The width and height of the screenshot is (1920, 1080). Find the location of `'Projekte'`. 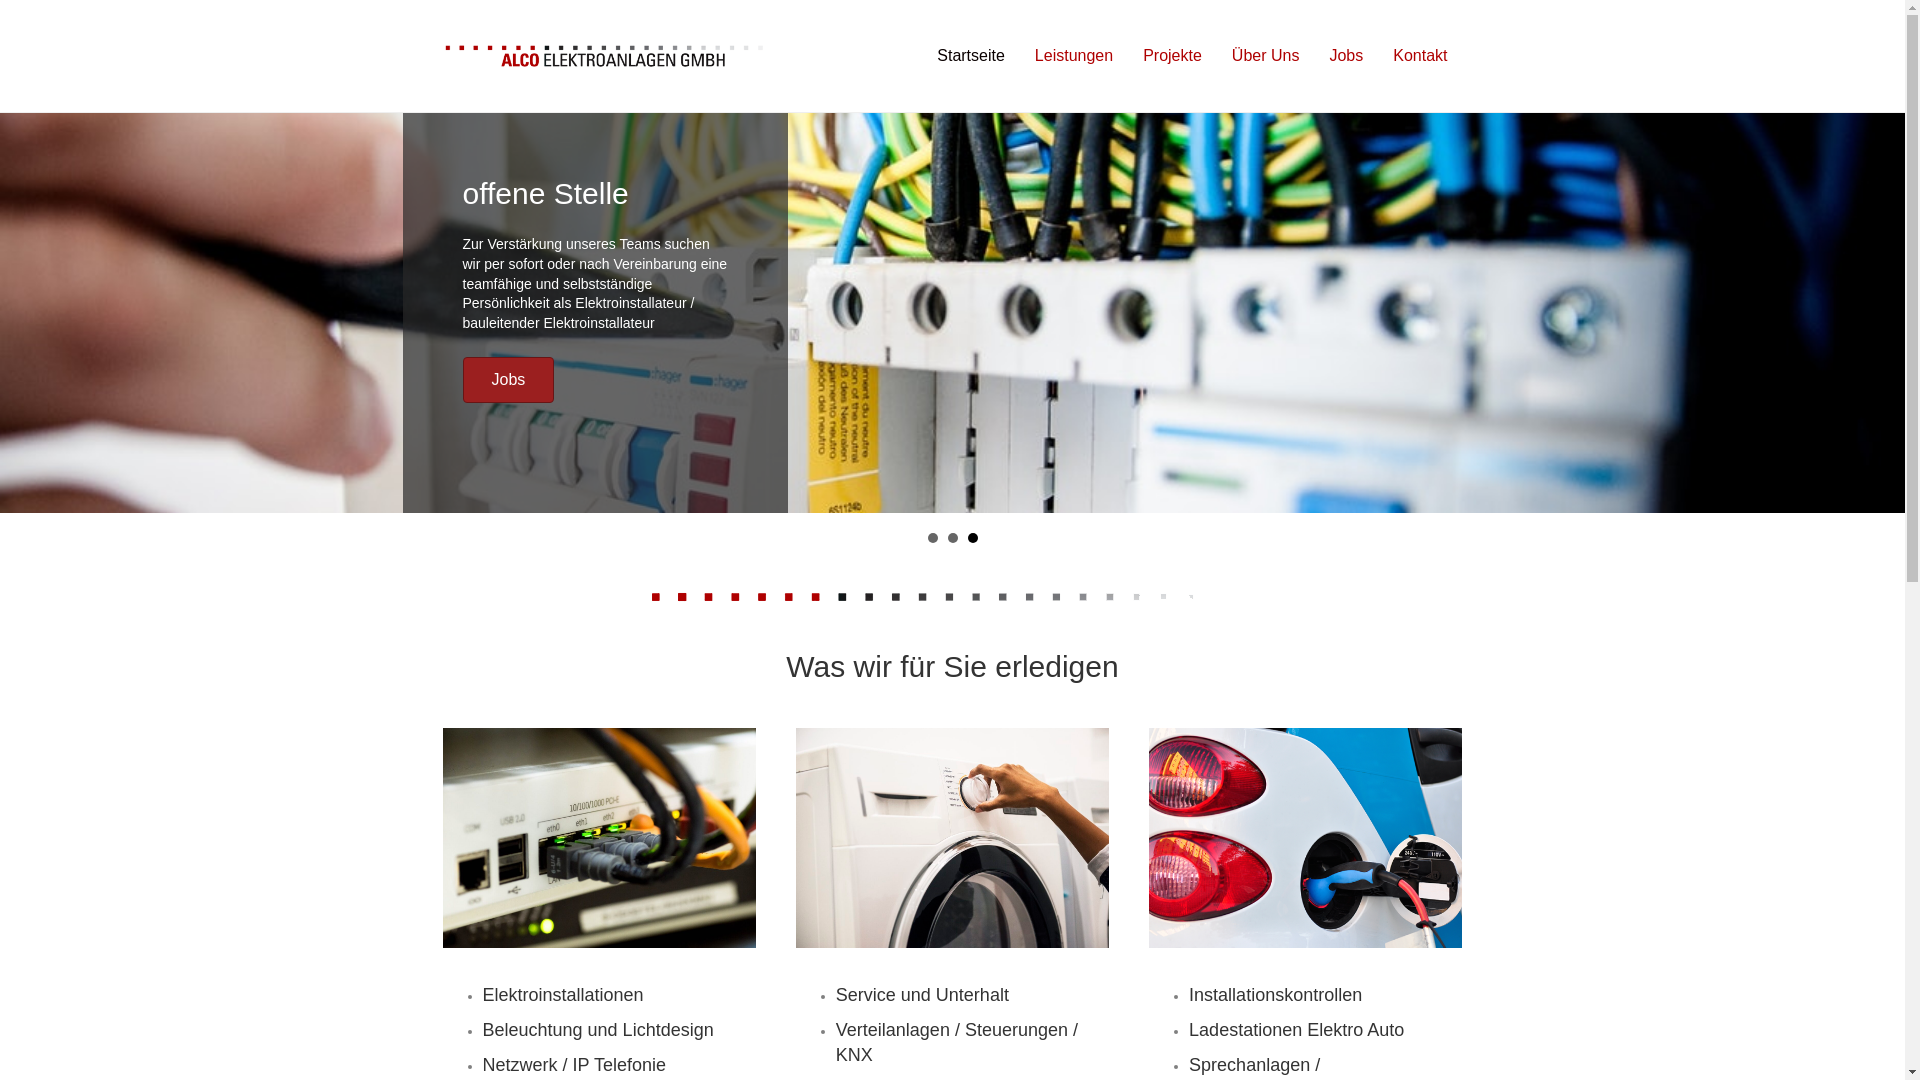

'Projekte' is located at coordinates (1172, 55).